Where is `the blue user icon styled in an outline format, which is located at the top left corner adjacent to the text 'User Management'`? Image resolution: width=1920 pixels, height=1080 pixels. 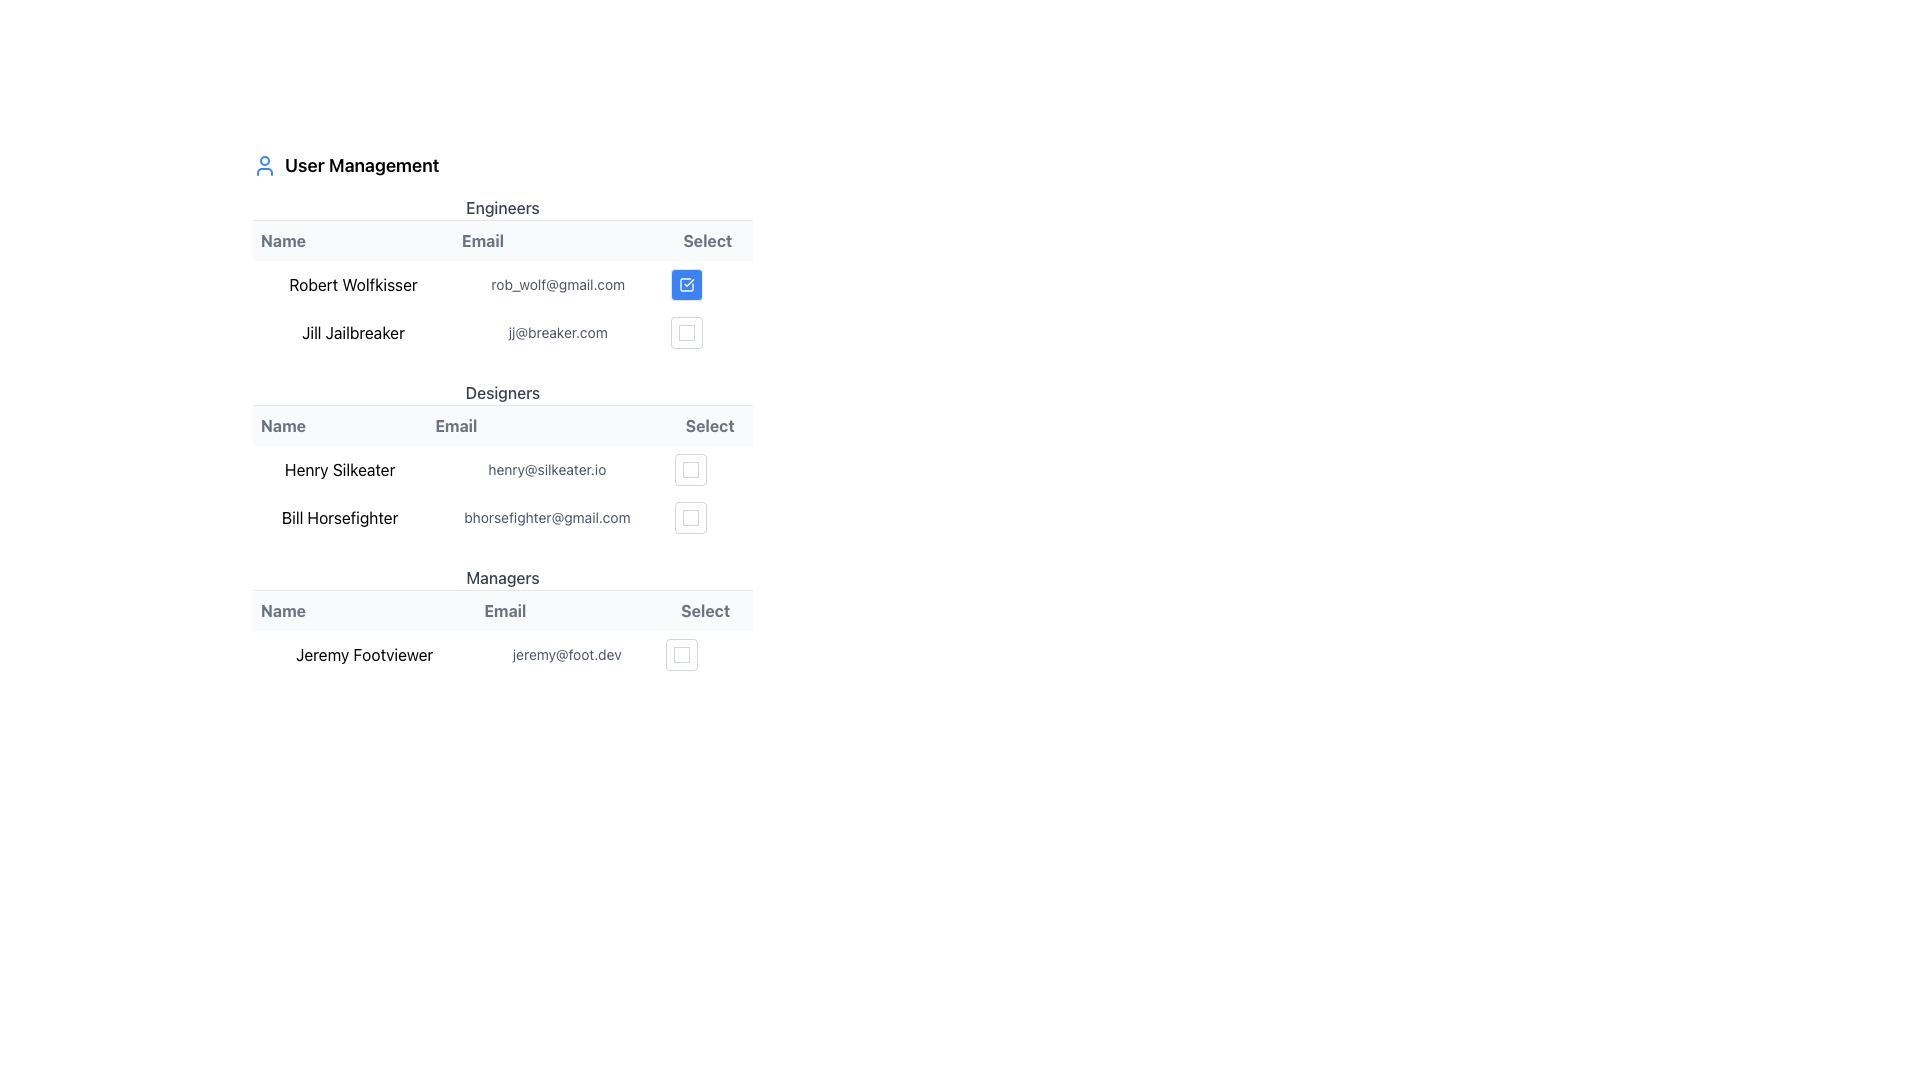 the blue user icon styled in an outline format, which is located at the top left corner adjacent to the text 'User Management' is located at coordinates (263, 164).